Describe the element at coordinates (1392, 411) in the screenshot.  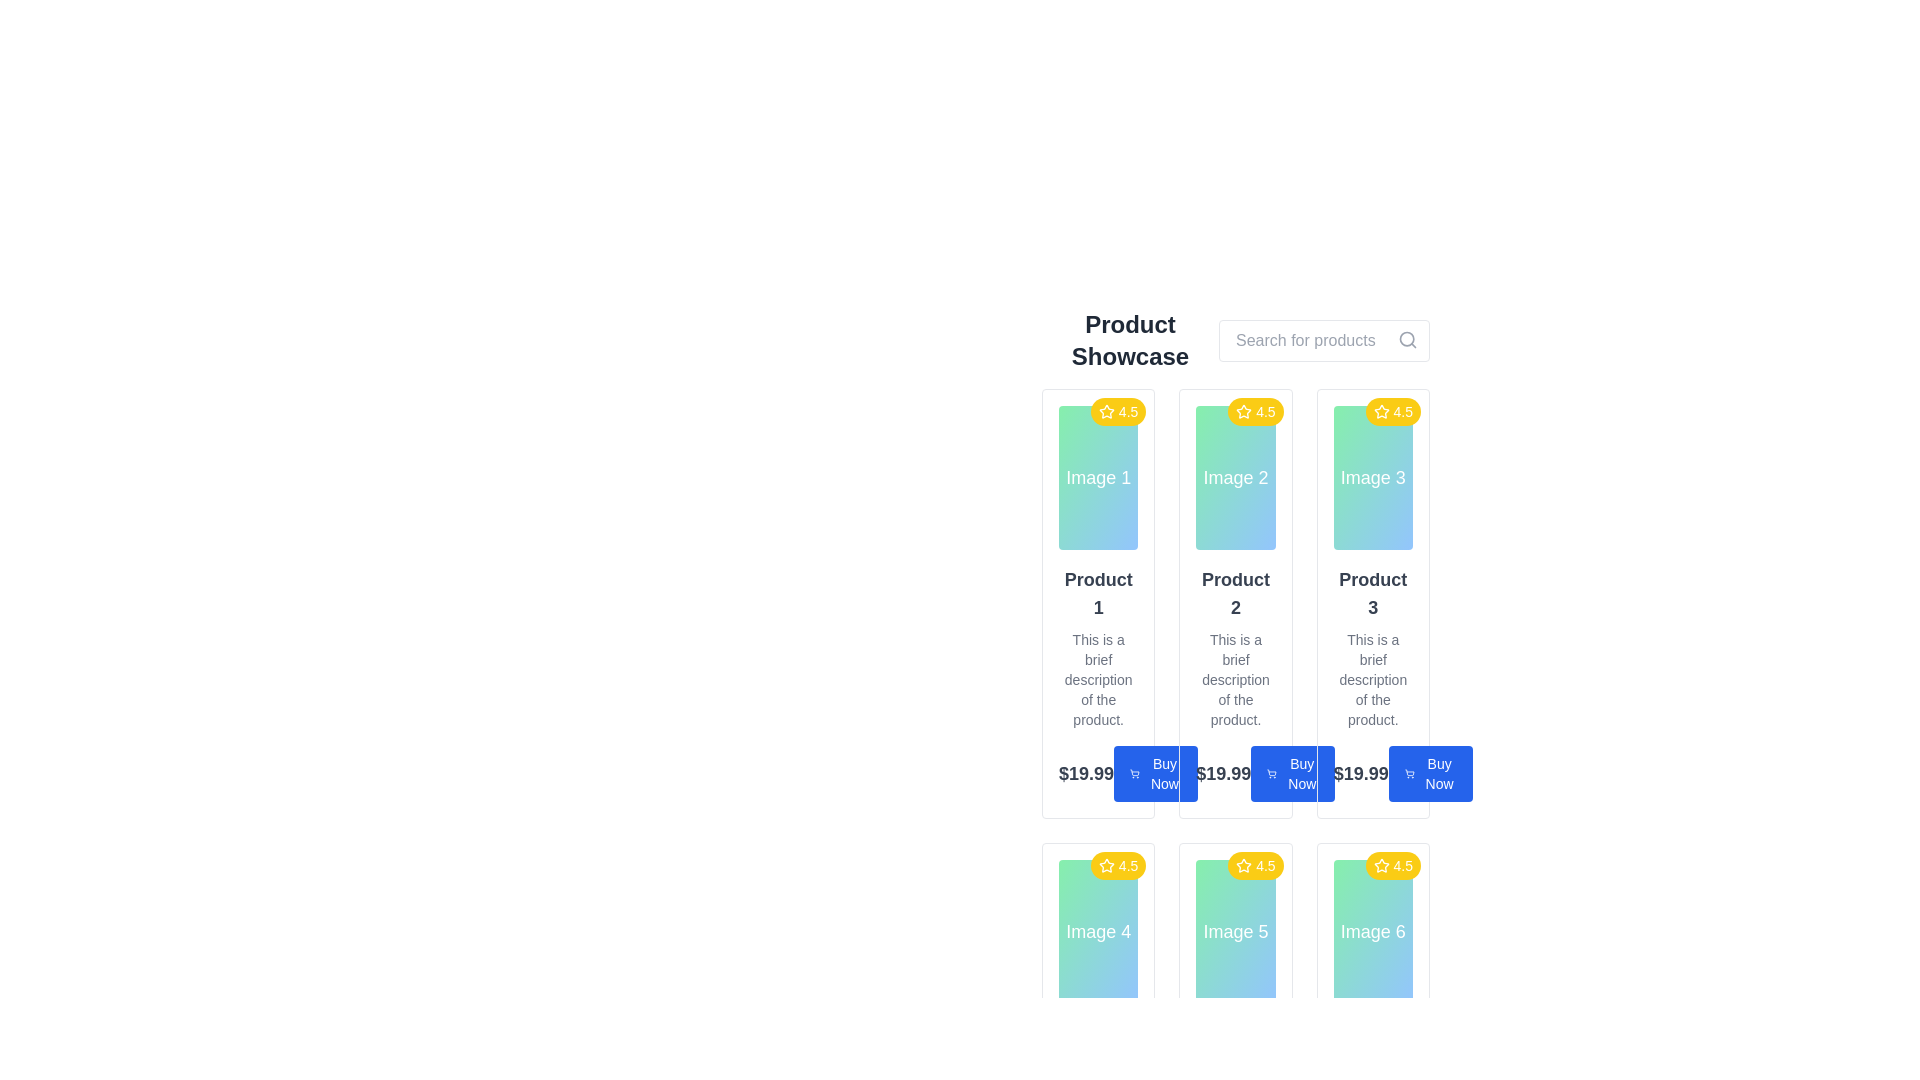
I see `the Rating Badge, a circular badge with a yellow background and a star icon, located at the top-right corner of 'Product 3' card` at that location.